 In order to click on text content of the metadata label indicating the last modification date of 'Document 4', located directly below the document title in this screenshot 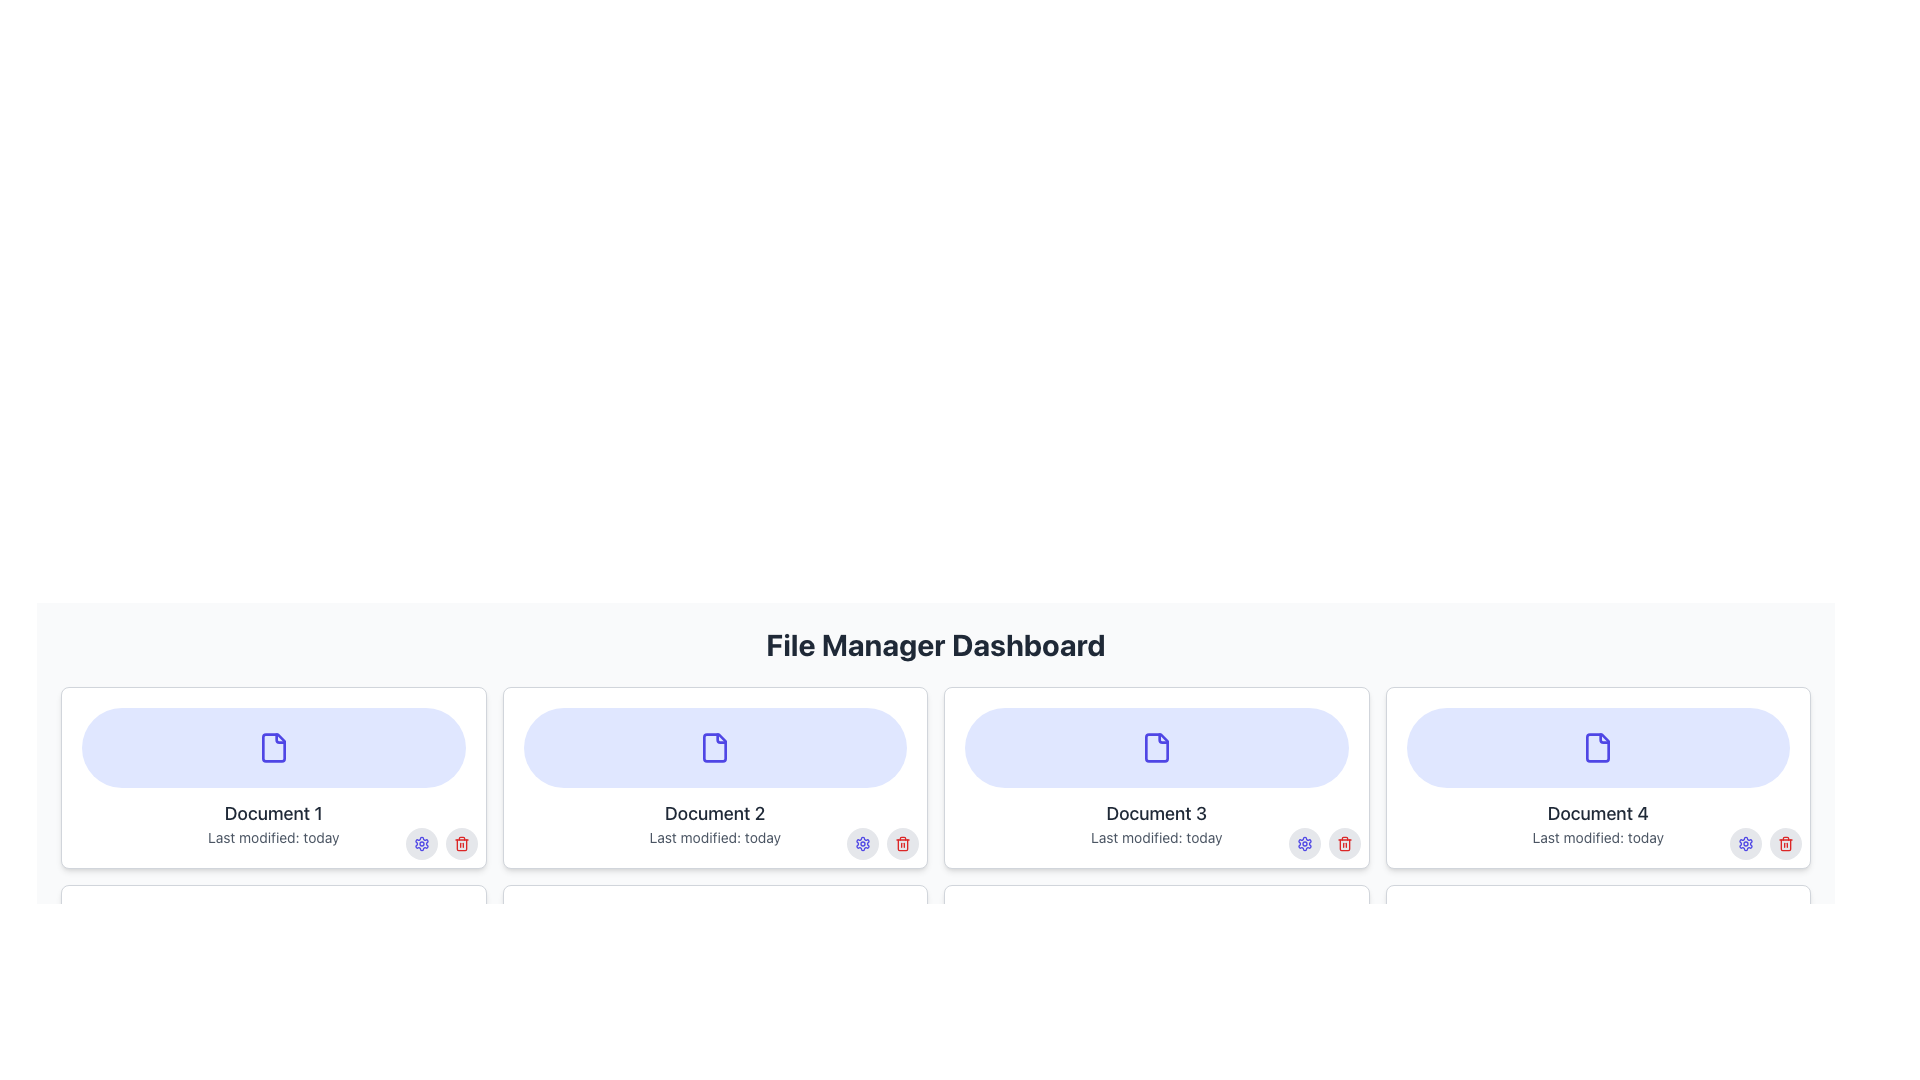, I will do `click(1597, 837)`.